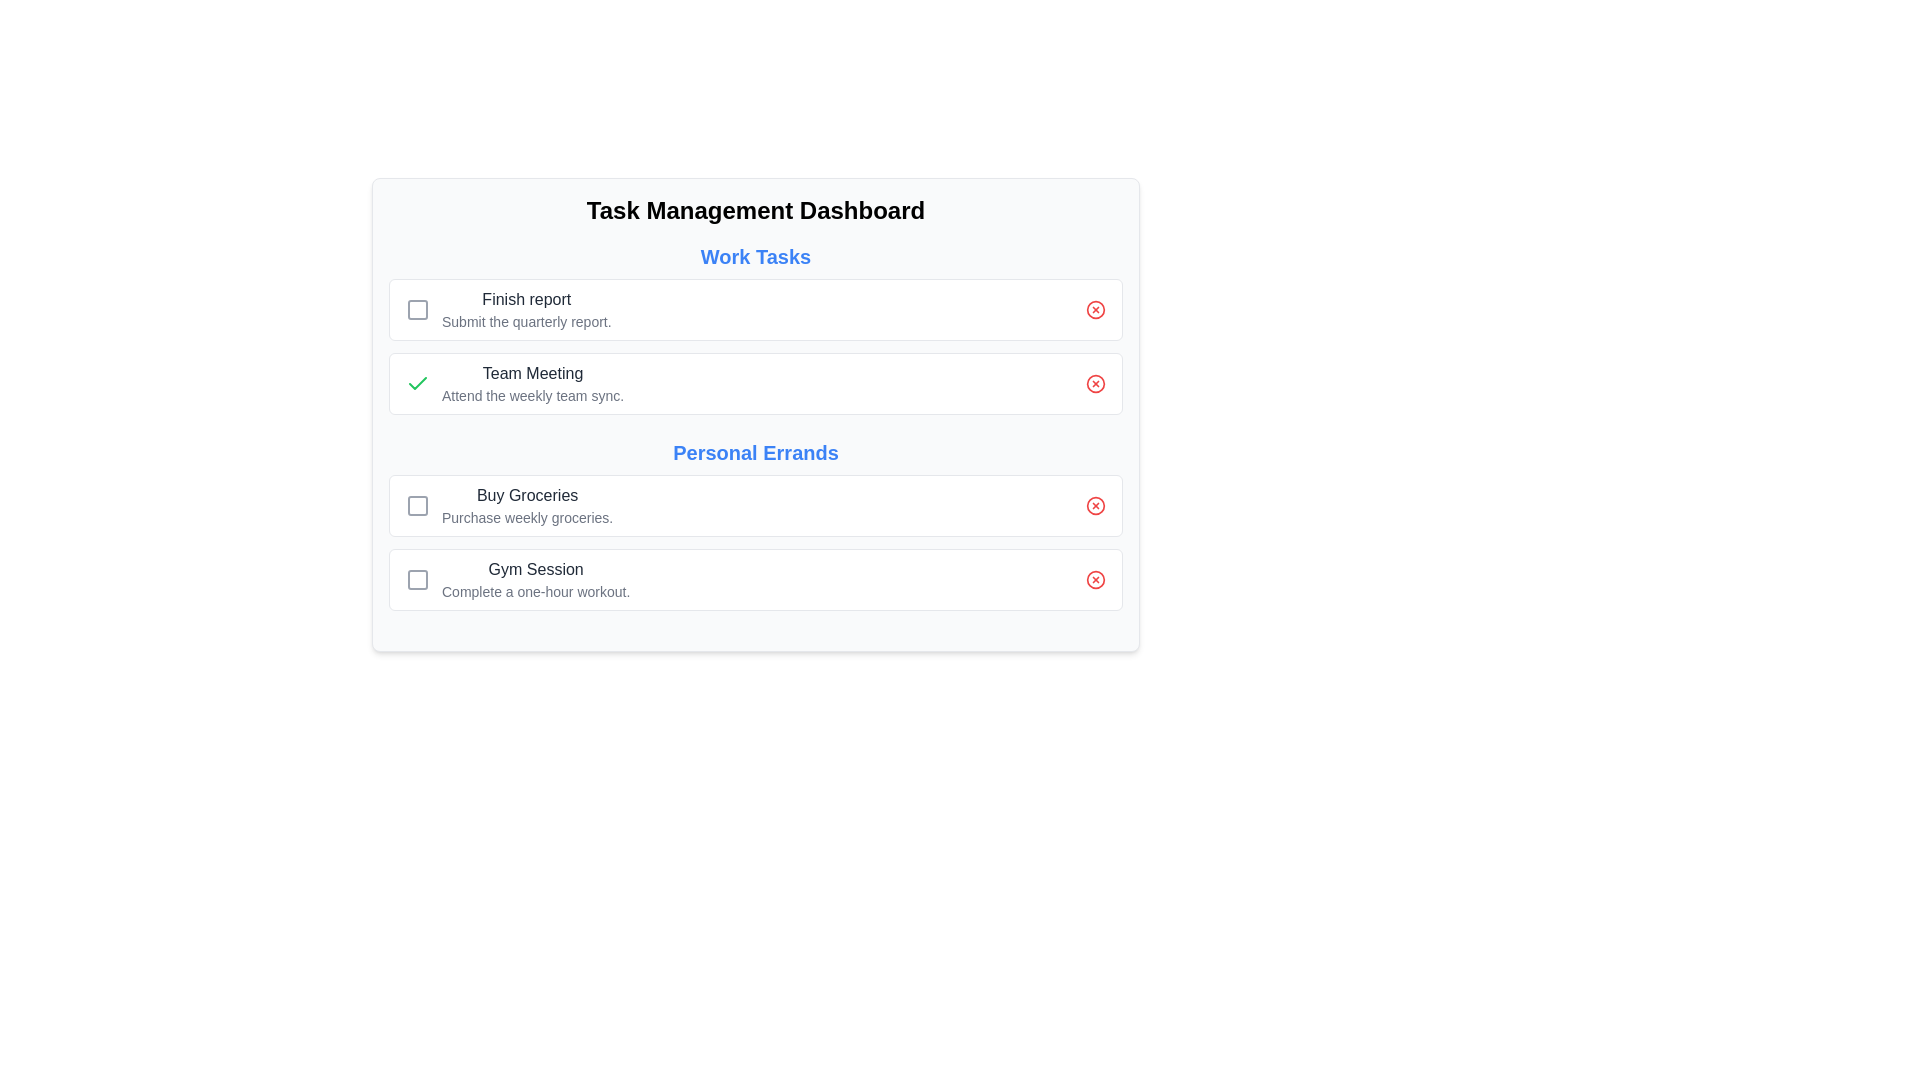 Image resolution: width=1920 pixels, height=1080 pixels. Describe the element at coordinates (754, 309) in the screenshot. I see `text of the first task item in the 'Work Tasks' list, which includes a checkbox and a red button for removal` at that location.